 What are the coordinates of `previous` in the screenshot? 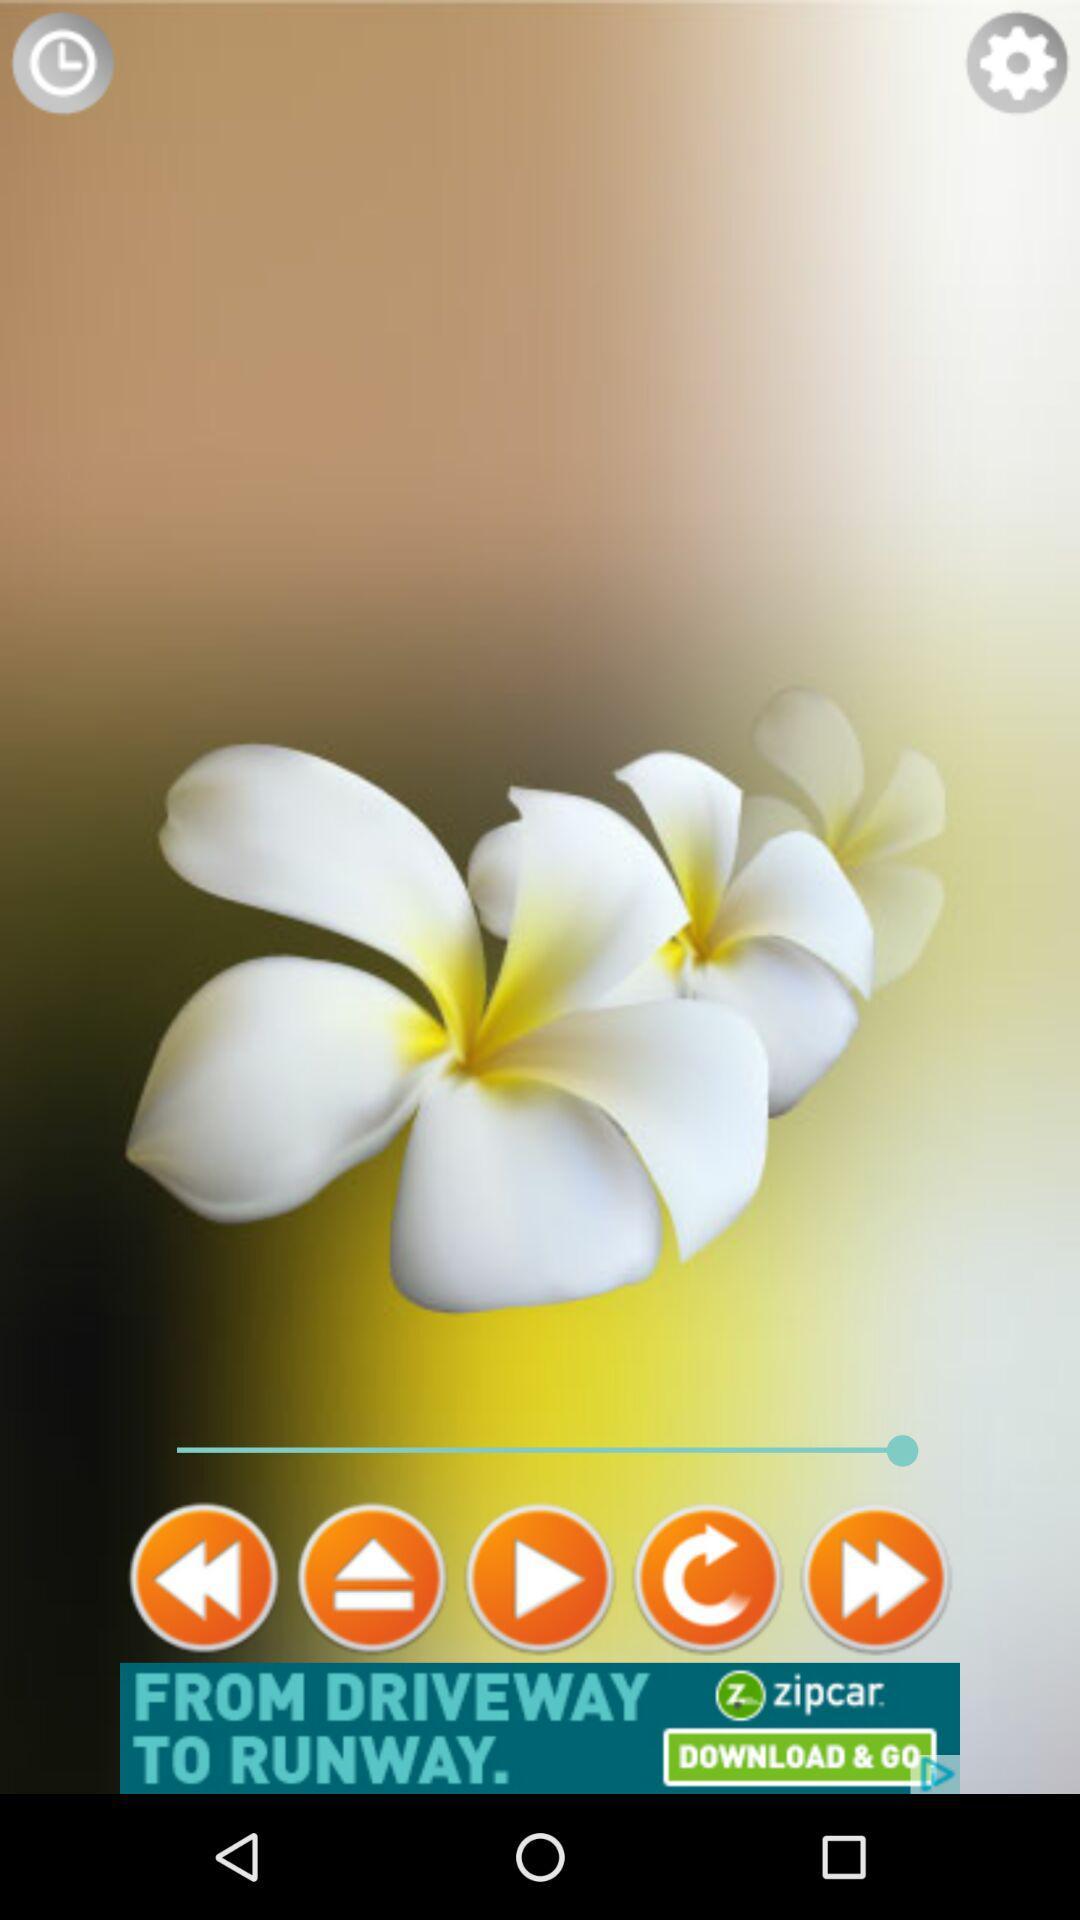 It's located at (204, 1577).